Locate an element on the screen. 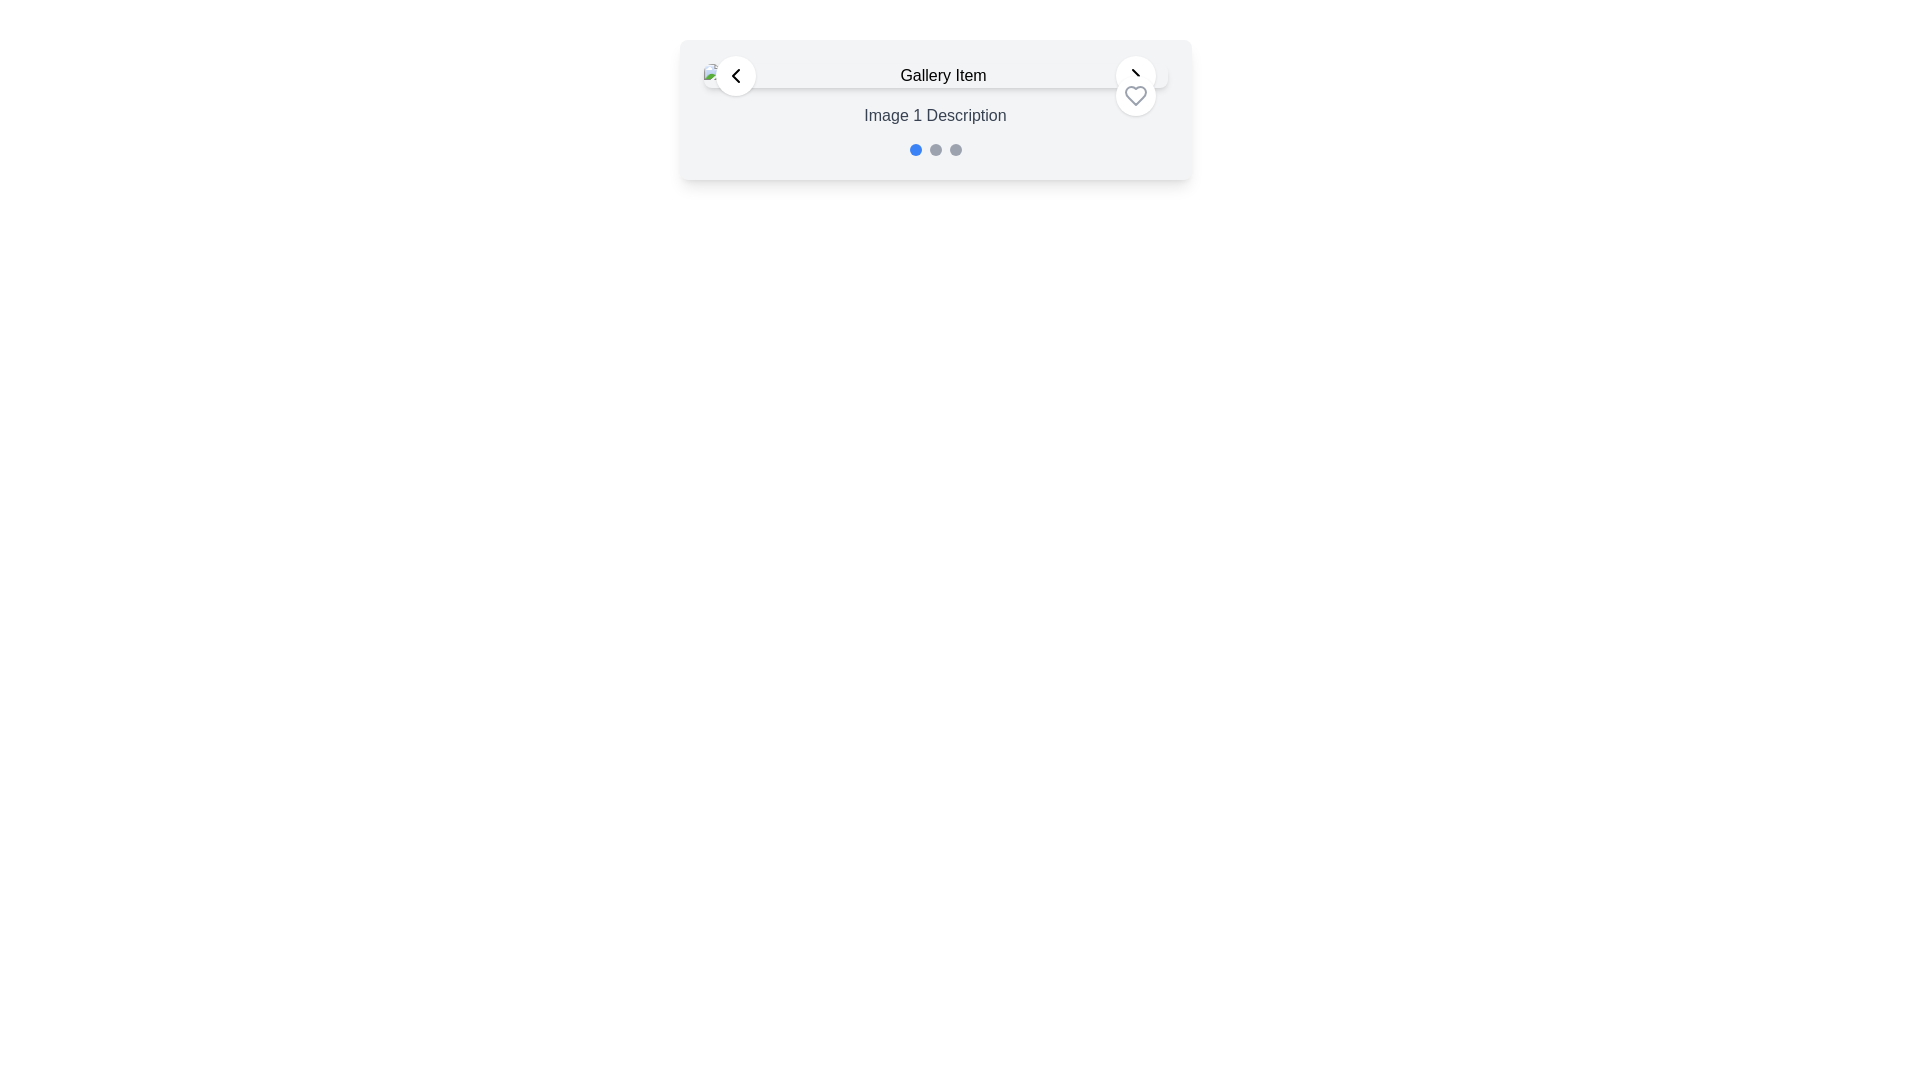  the heart-shaped icon button located in the top-right corner of the gallery item display is located at coordinates (1135, 96).